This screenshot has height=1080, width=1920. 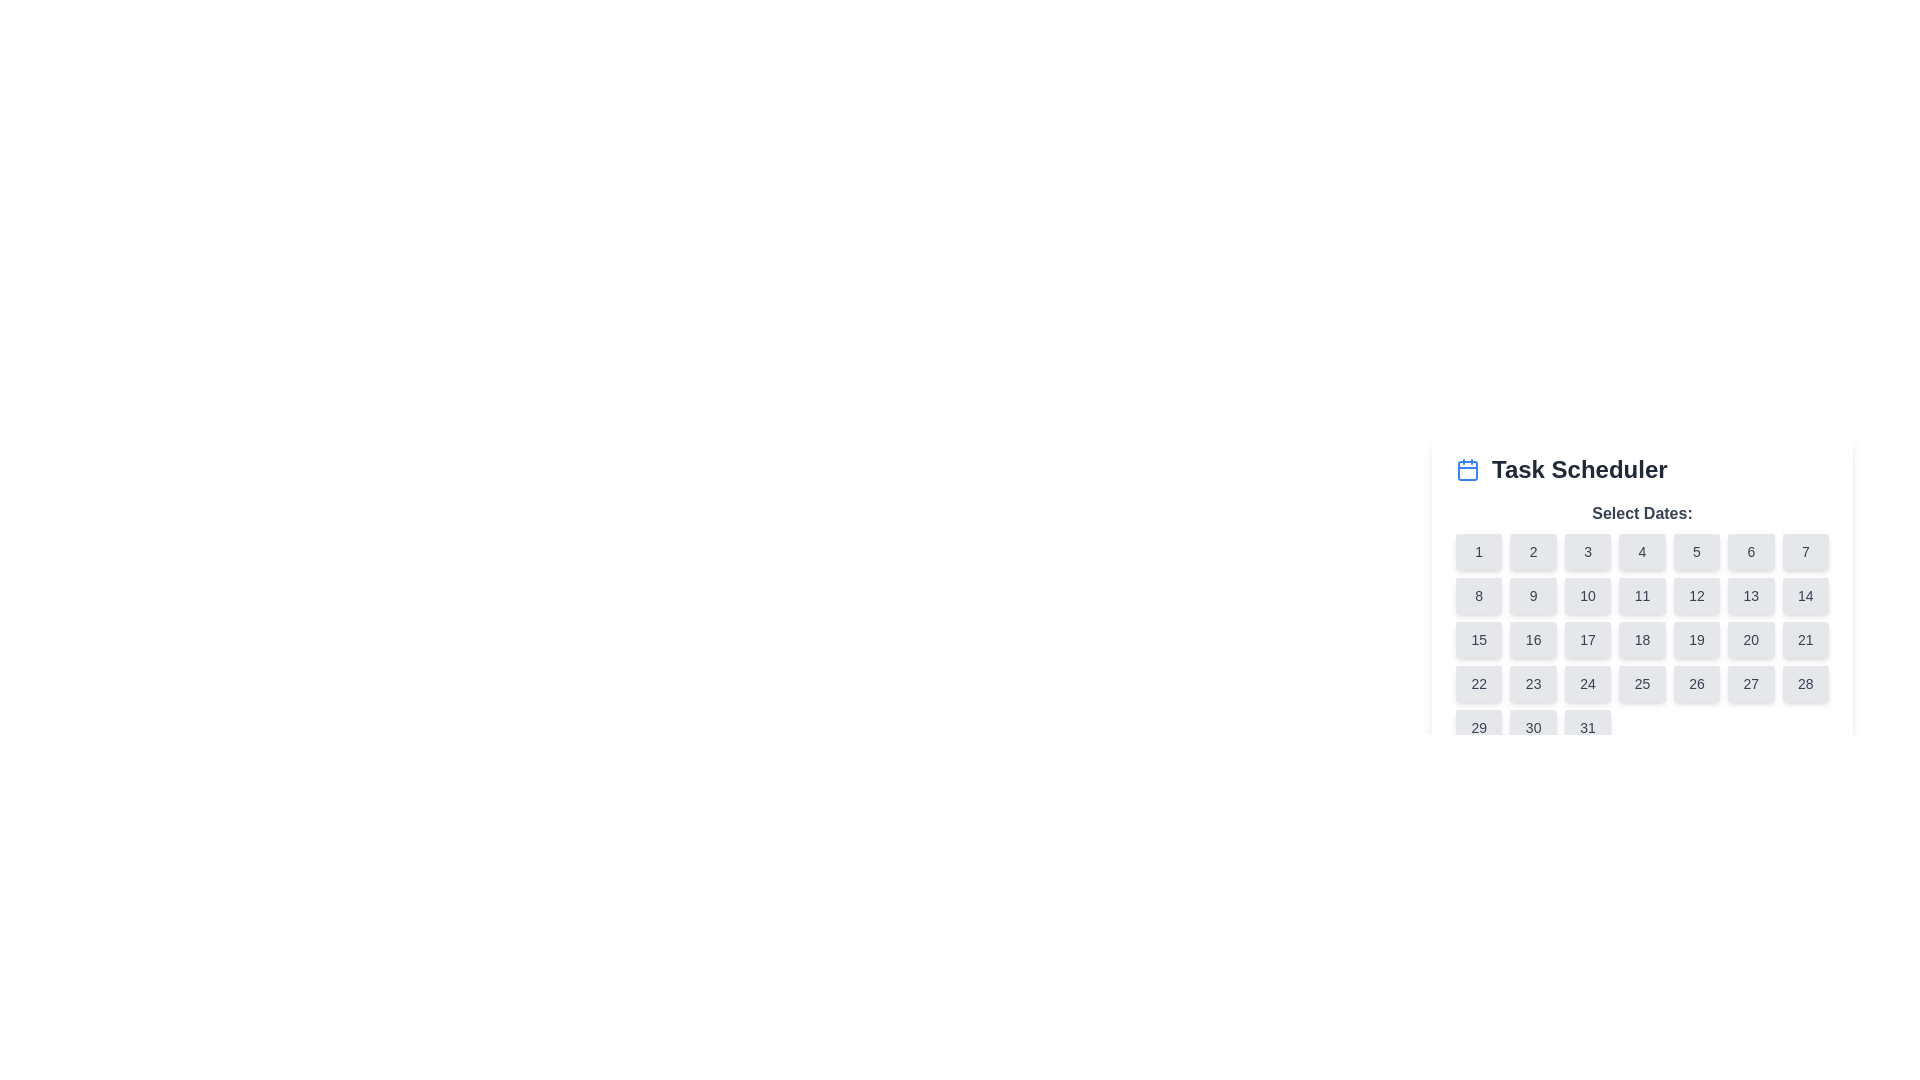 What do you see at coordinates (1750, 595) in the screenshot?
I see `the button representing the 13th day in the date picker interface, located in the second row and sixth column of the grid` at bounding box center [1750, 595].